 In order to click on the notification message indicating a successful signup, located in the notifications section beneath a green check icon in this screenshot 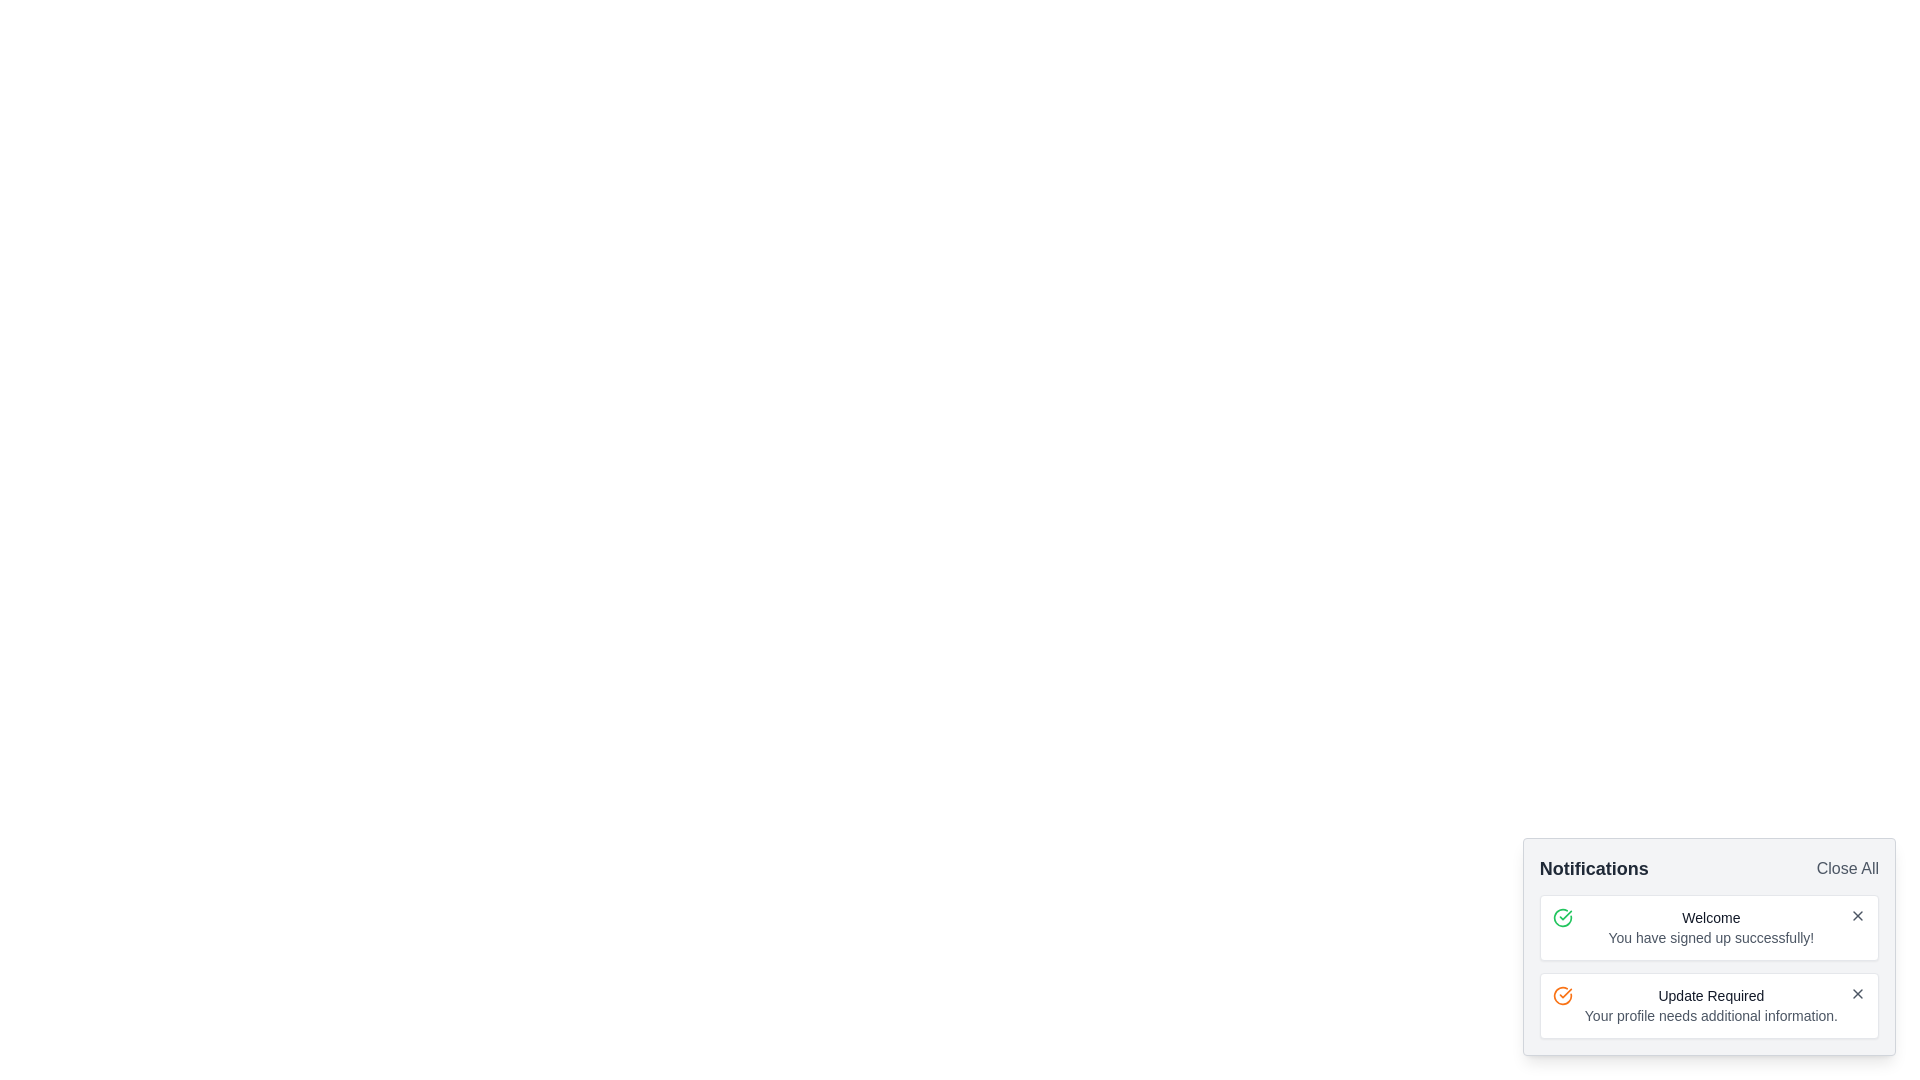, I will do `click(1710, 928)`.